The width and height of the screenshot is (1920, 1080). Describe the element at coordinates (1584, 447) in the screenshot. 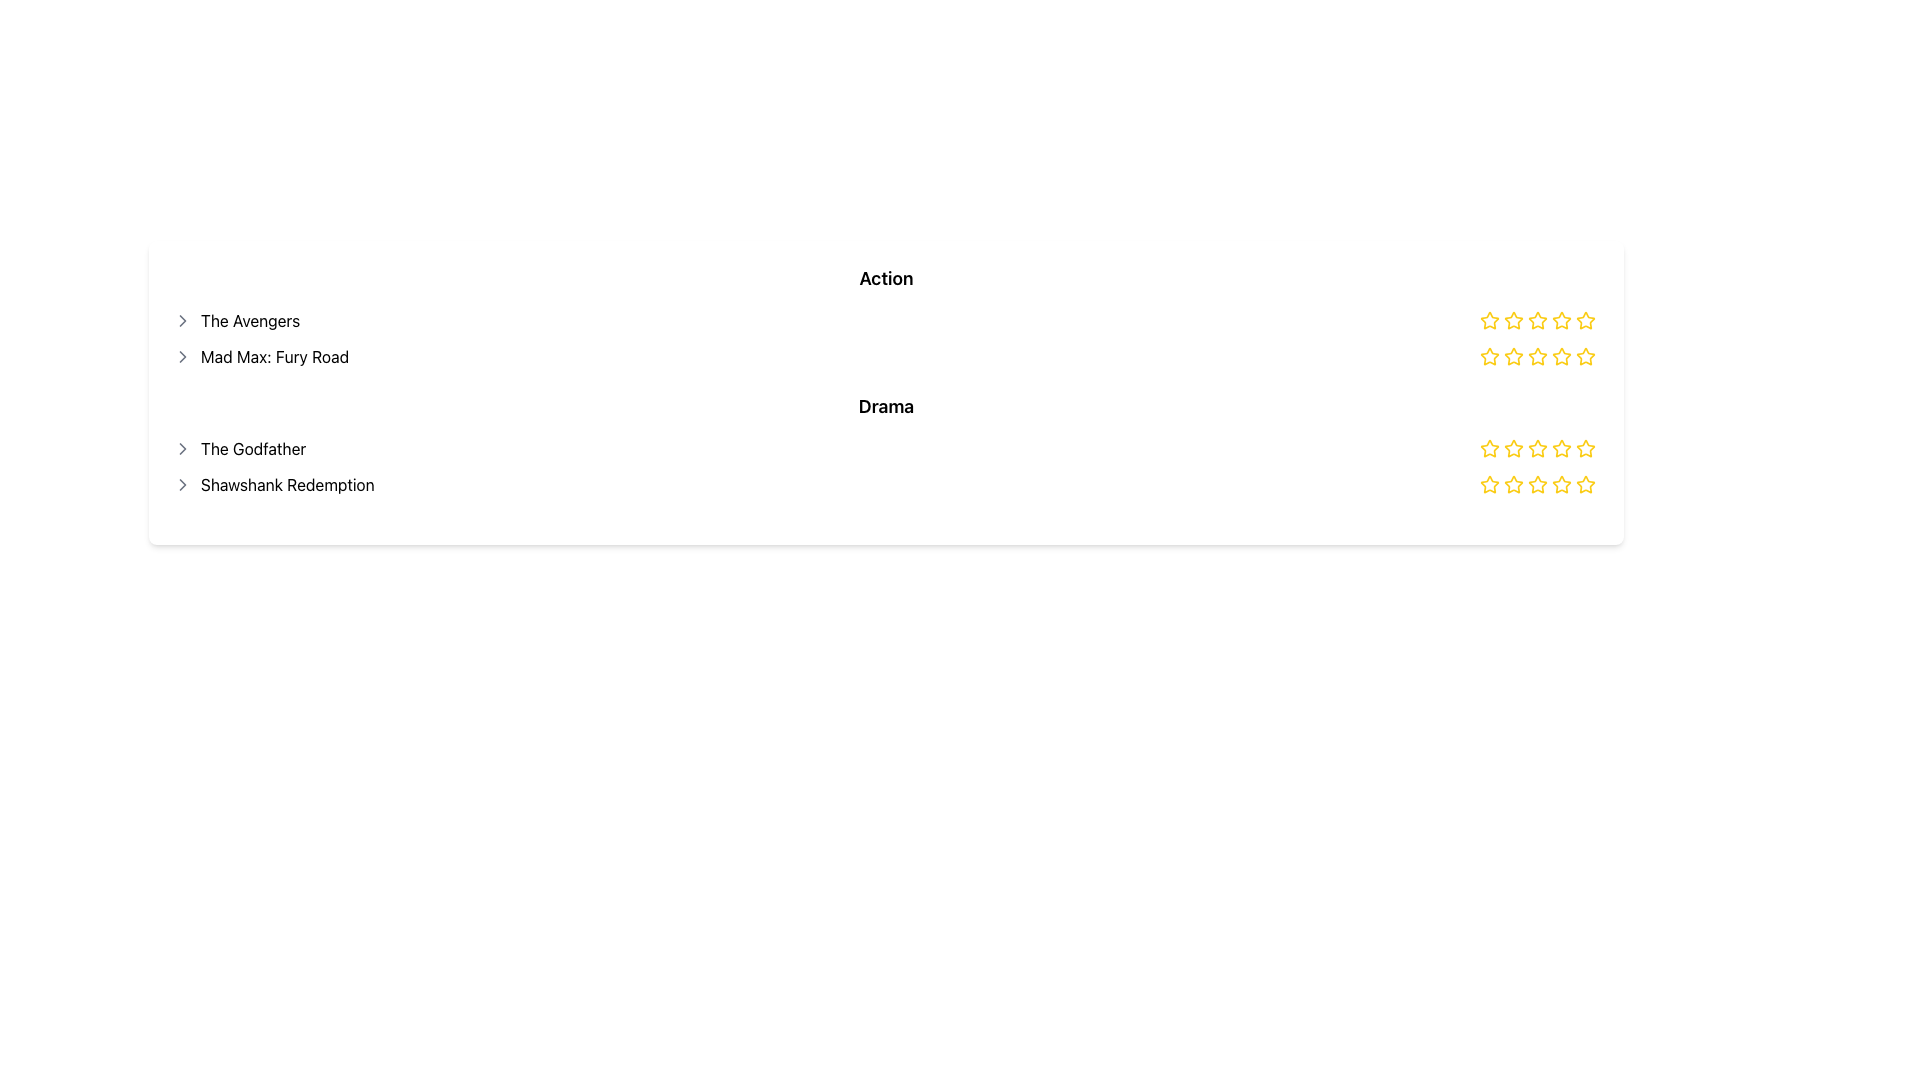

I see `the rightmost star icon in the rating scale for 'Shawshank Redemption' to set a rating level` at that location.